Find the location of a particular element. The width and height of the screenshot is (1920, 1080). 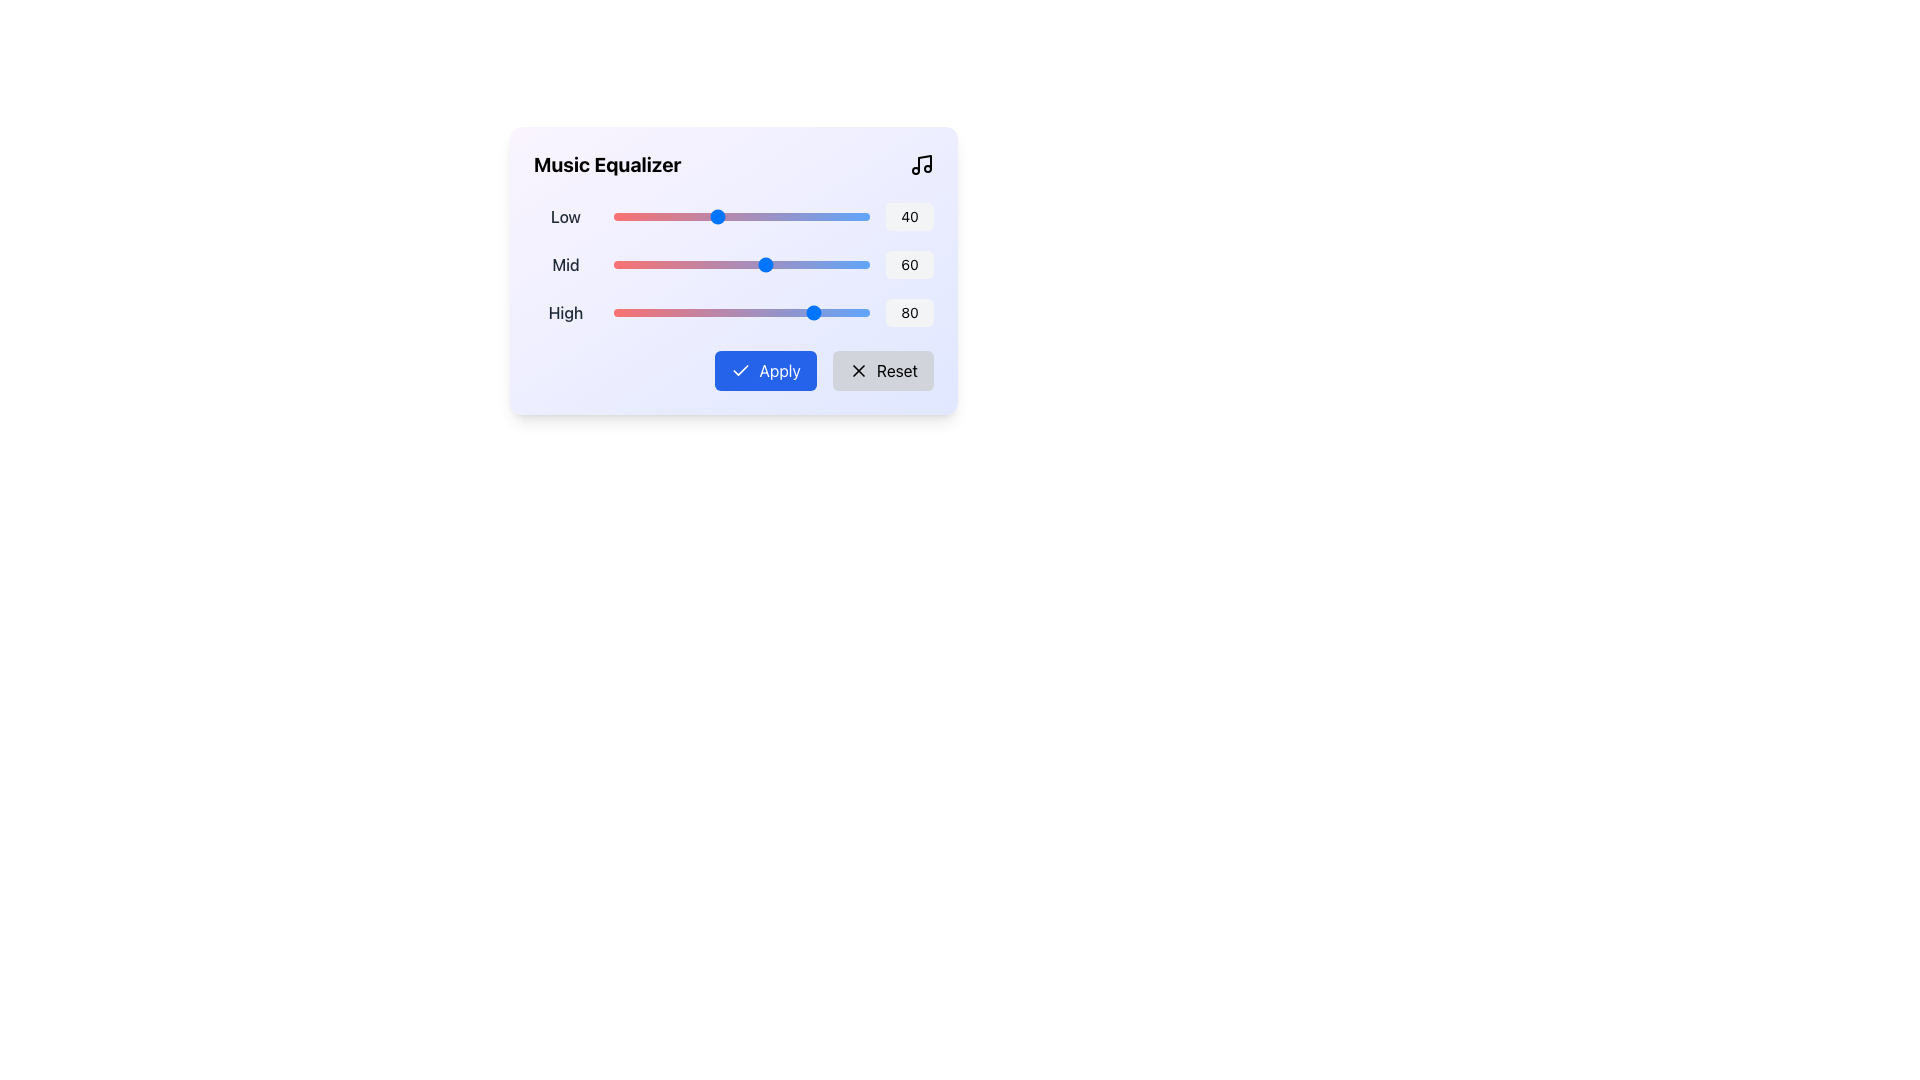

the horizontal slider element with a gradient background and a blue circular thumb located in the 'Music Equalizer' interface, positioned between the label 'Mid' and the numeric display '60' is located at coordinates (741, 264).